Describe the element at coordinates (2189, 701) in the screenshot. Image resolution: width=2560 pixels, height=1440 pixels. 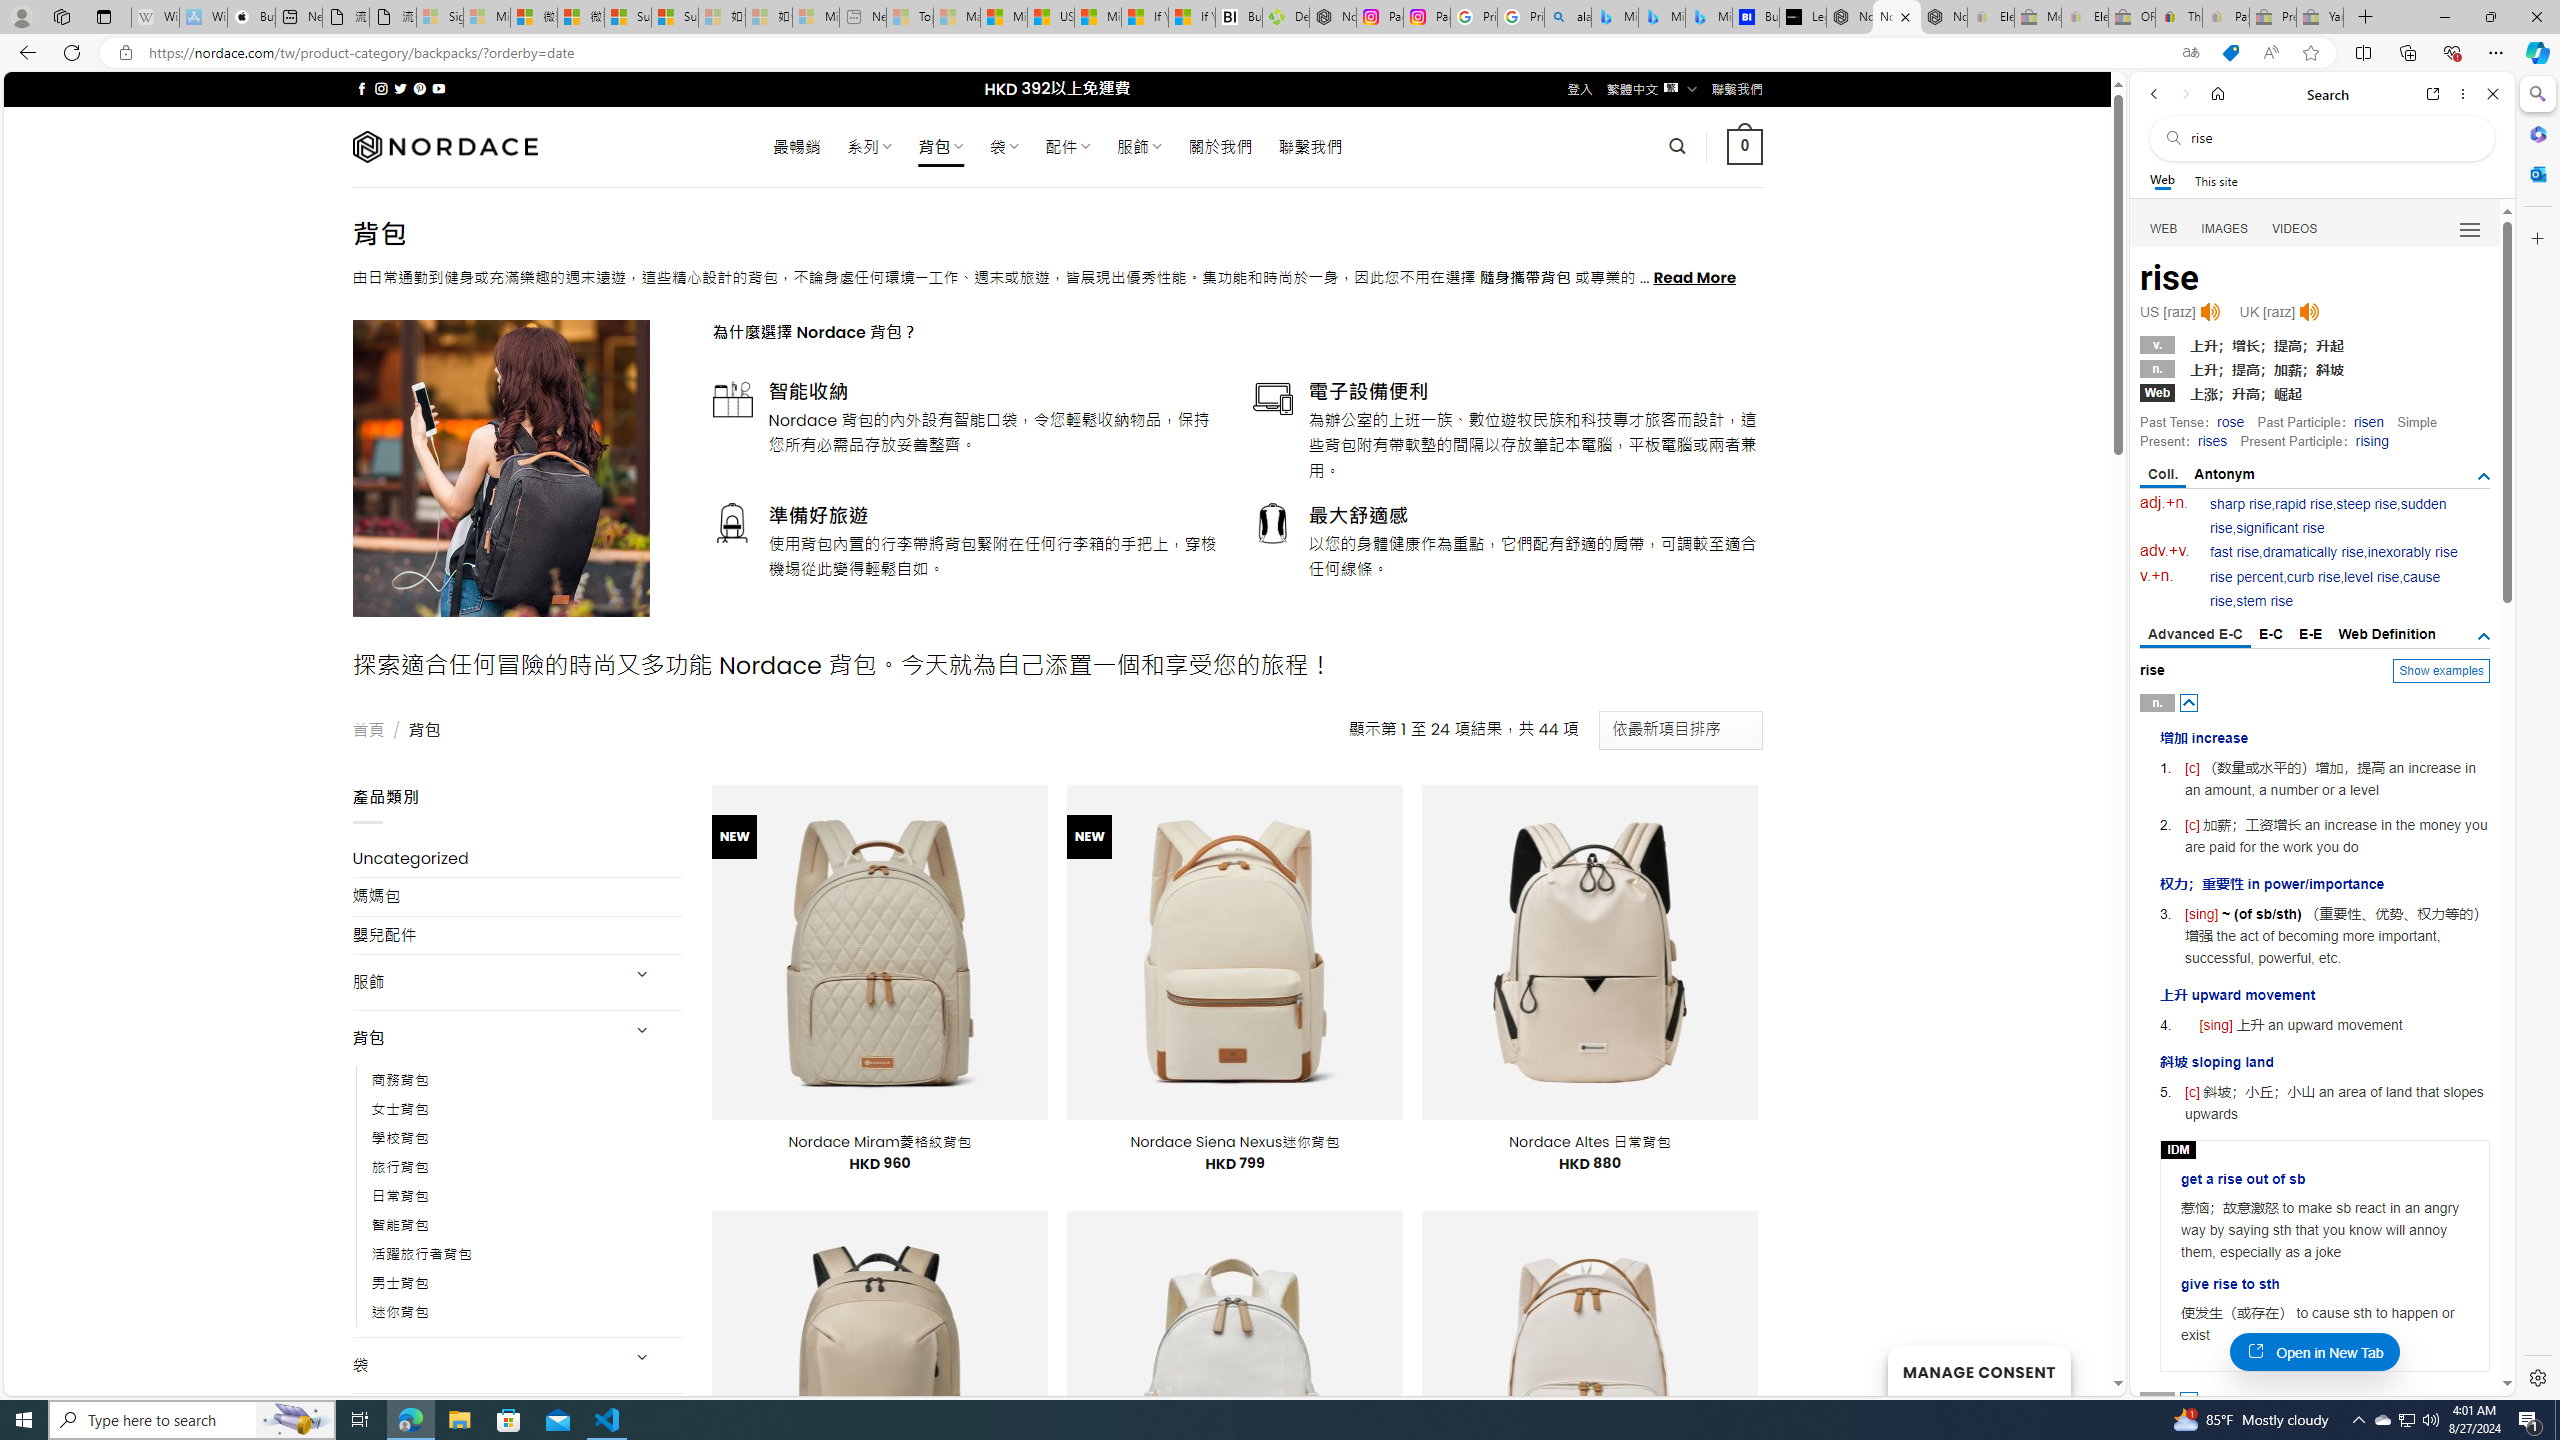
I see `'AutomationID: posbtn_0'` at that location.